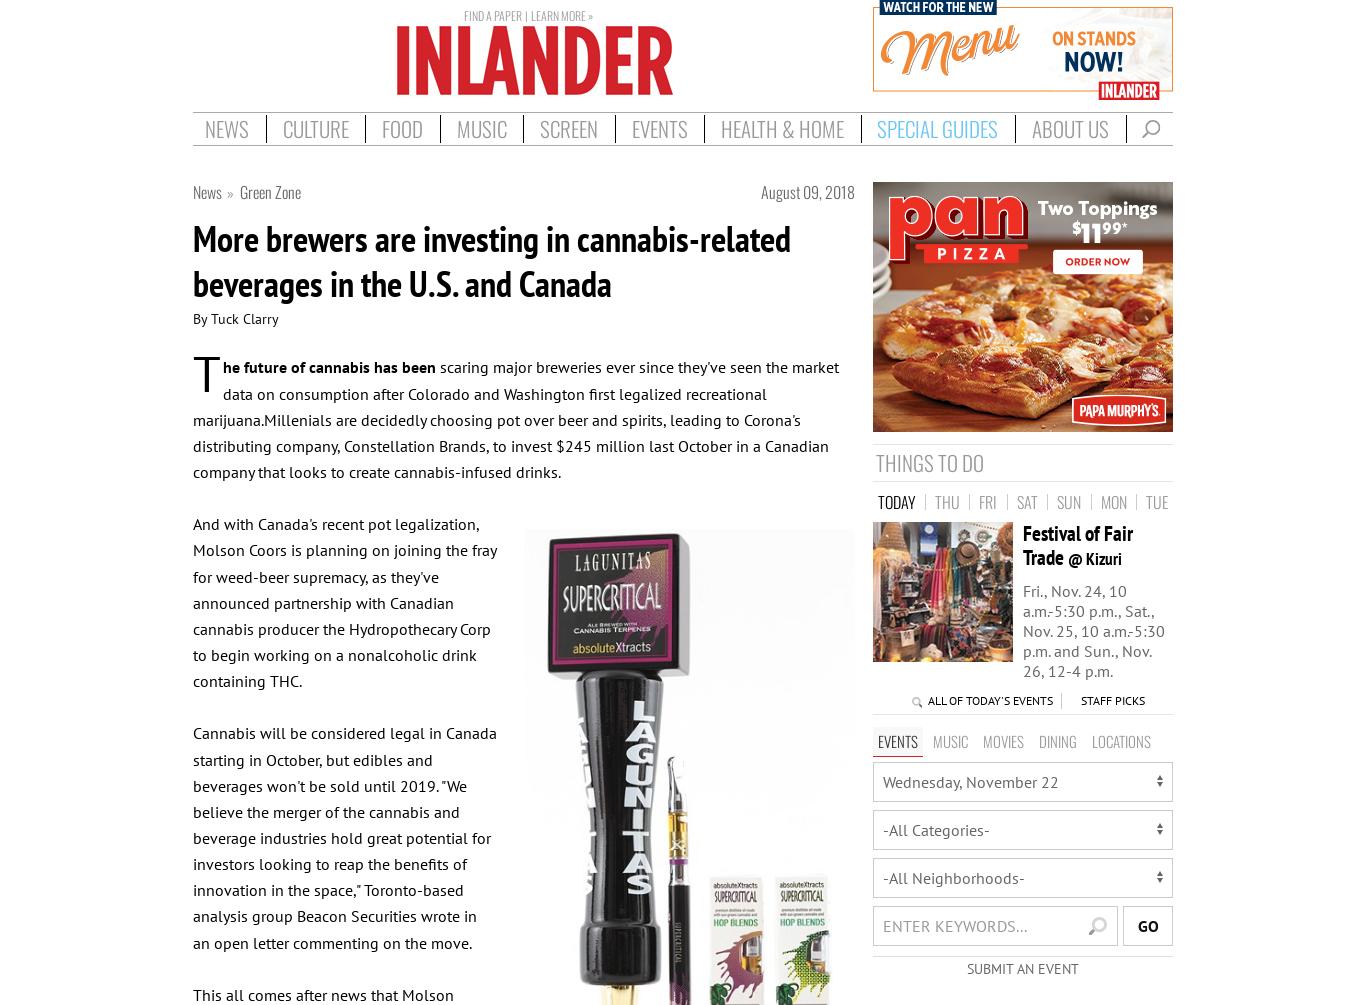 The width and height of the screenshot is (1366, 1005). Describe the element at coordinates (1112, 500) in the screenshot. I see `'Mon'` at that location.